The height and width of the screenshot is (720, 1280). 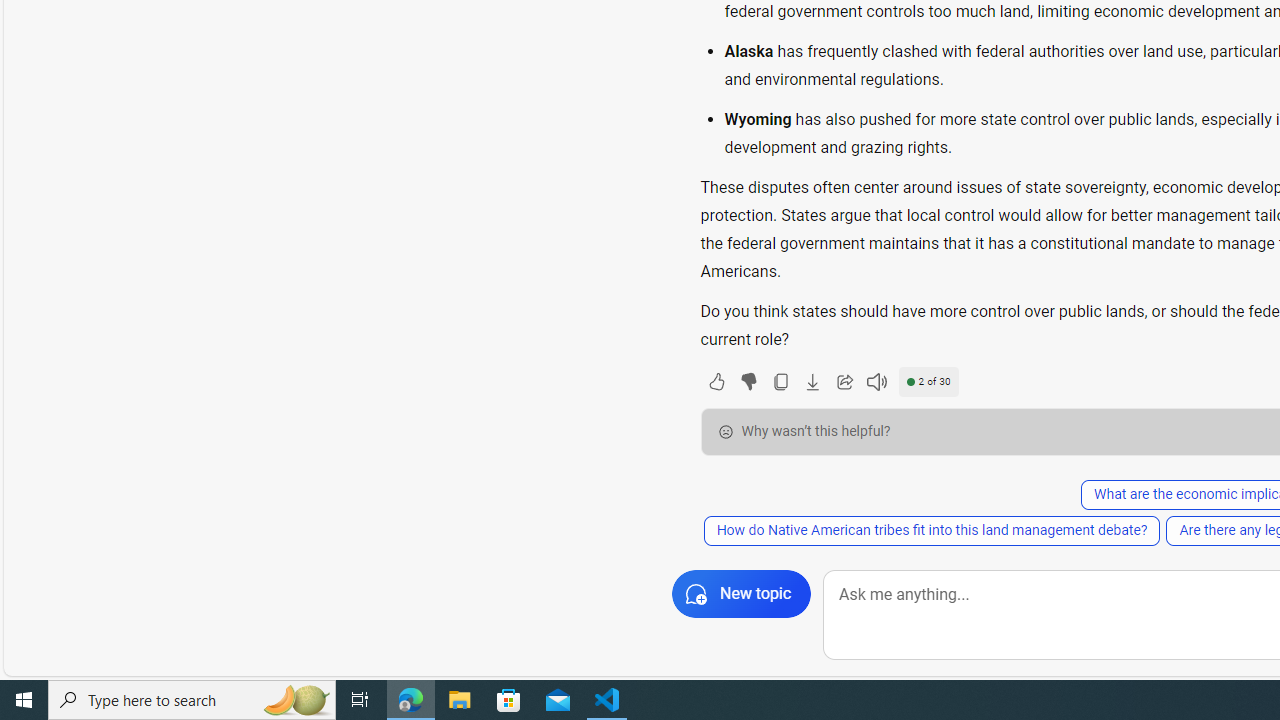 What do you see at coordinates (844, 381) in the screenshot?
I see `'Share'` at bounding box center [844, 381].